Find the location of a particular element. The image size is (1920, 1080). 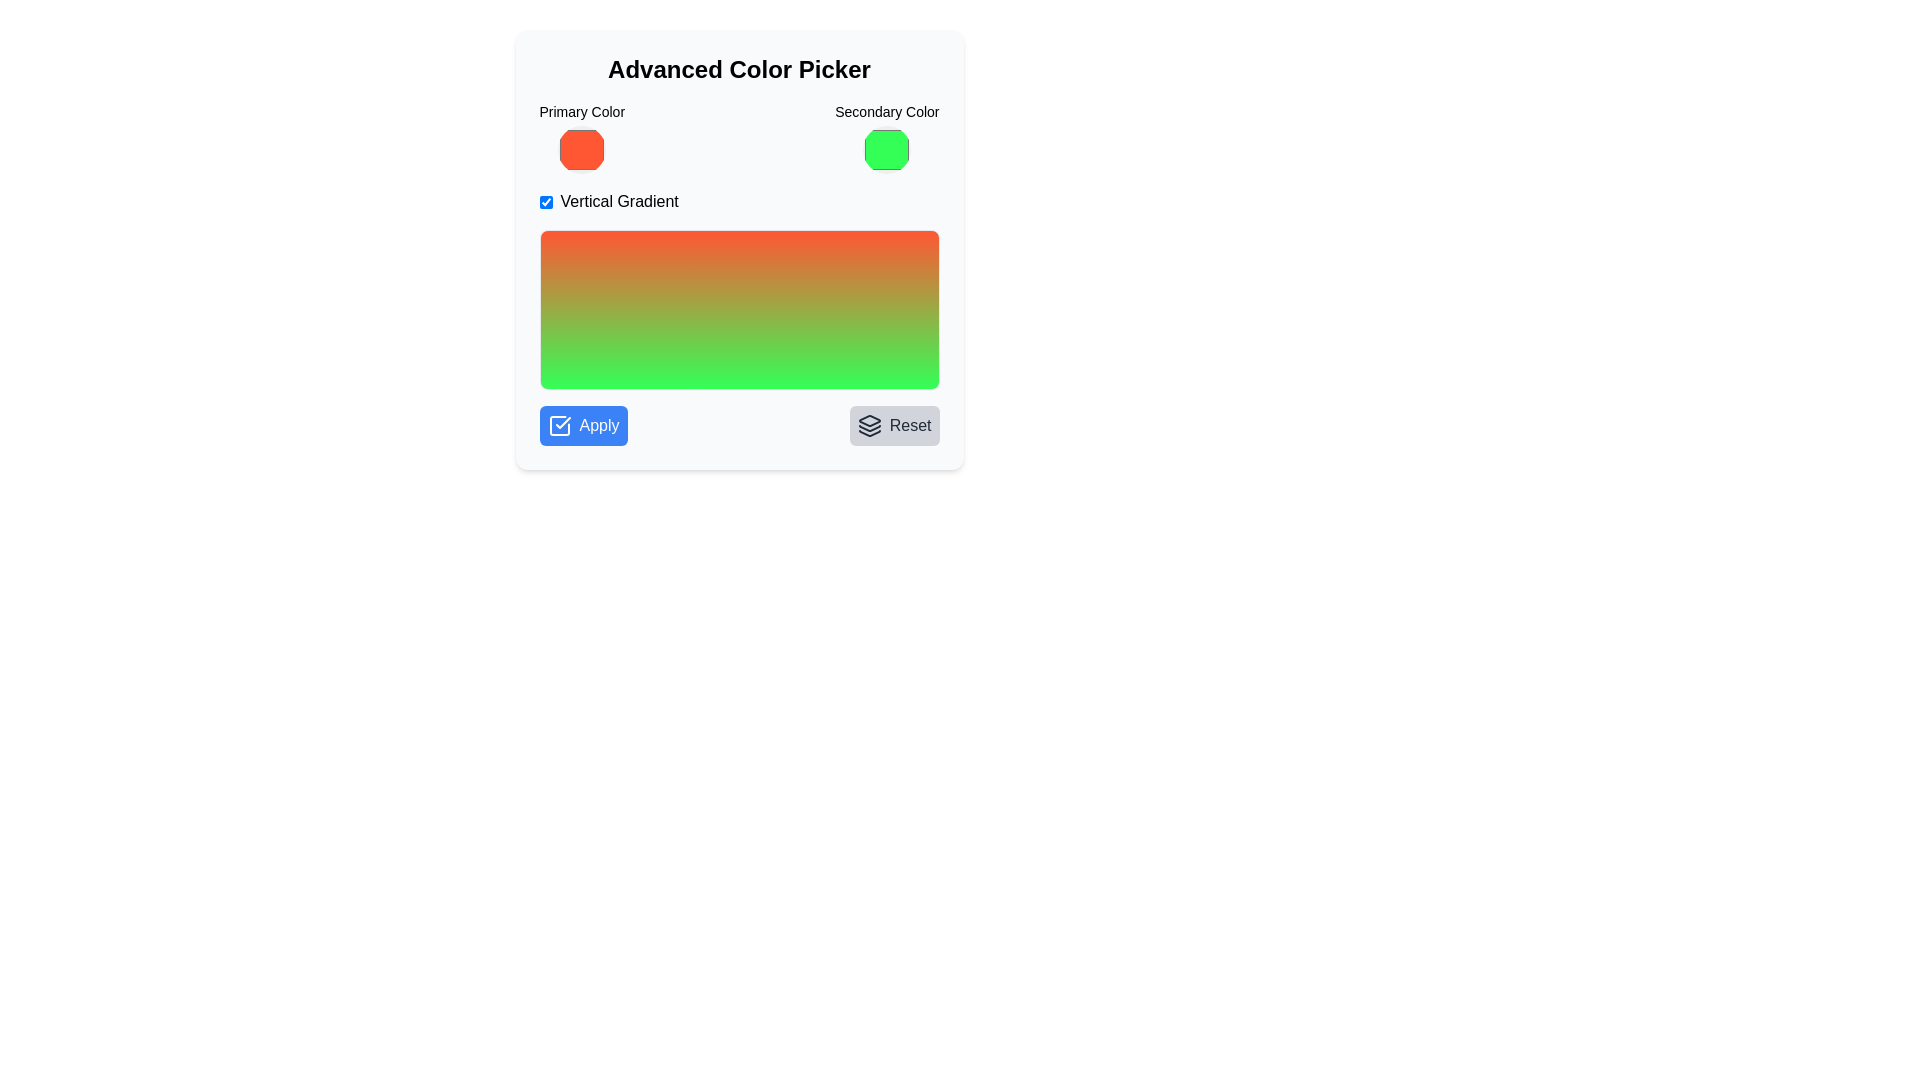

the color selector button located beneath the text 'Primary Color' is located at coordinates (581, 149).